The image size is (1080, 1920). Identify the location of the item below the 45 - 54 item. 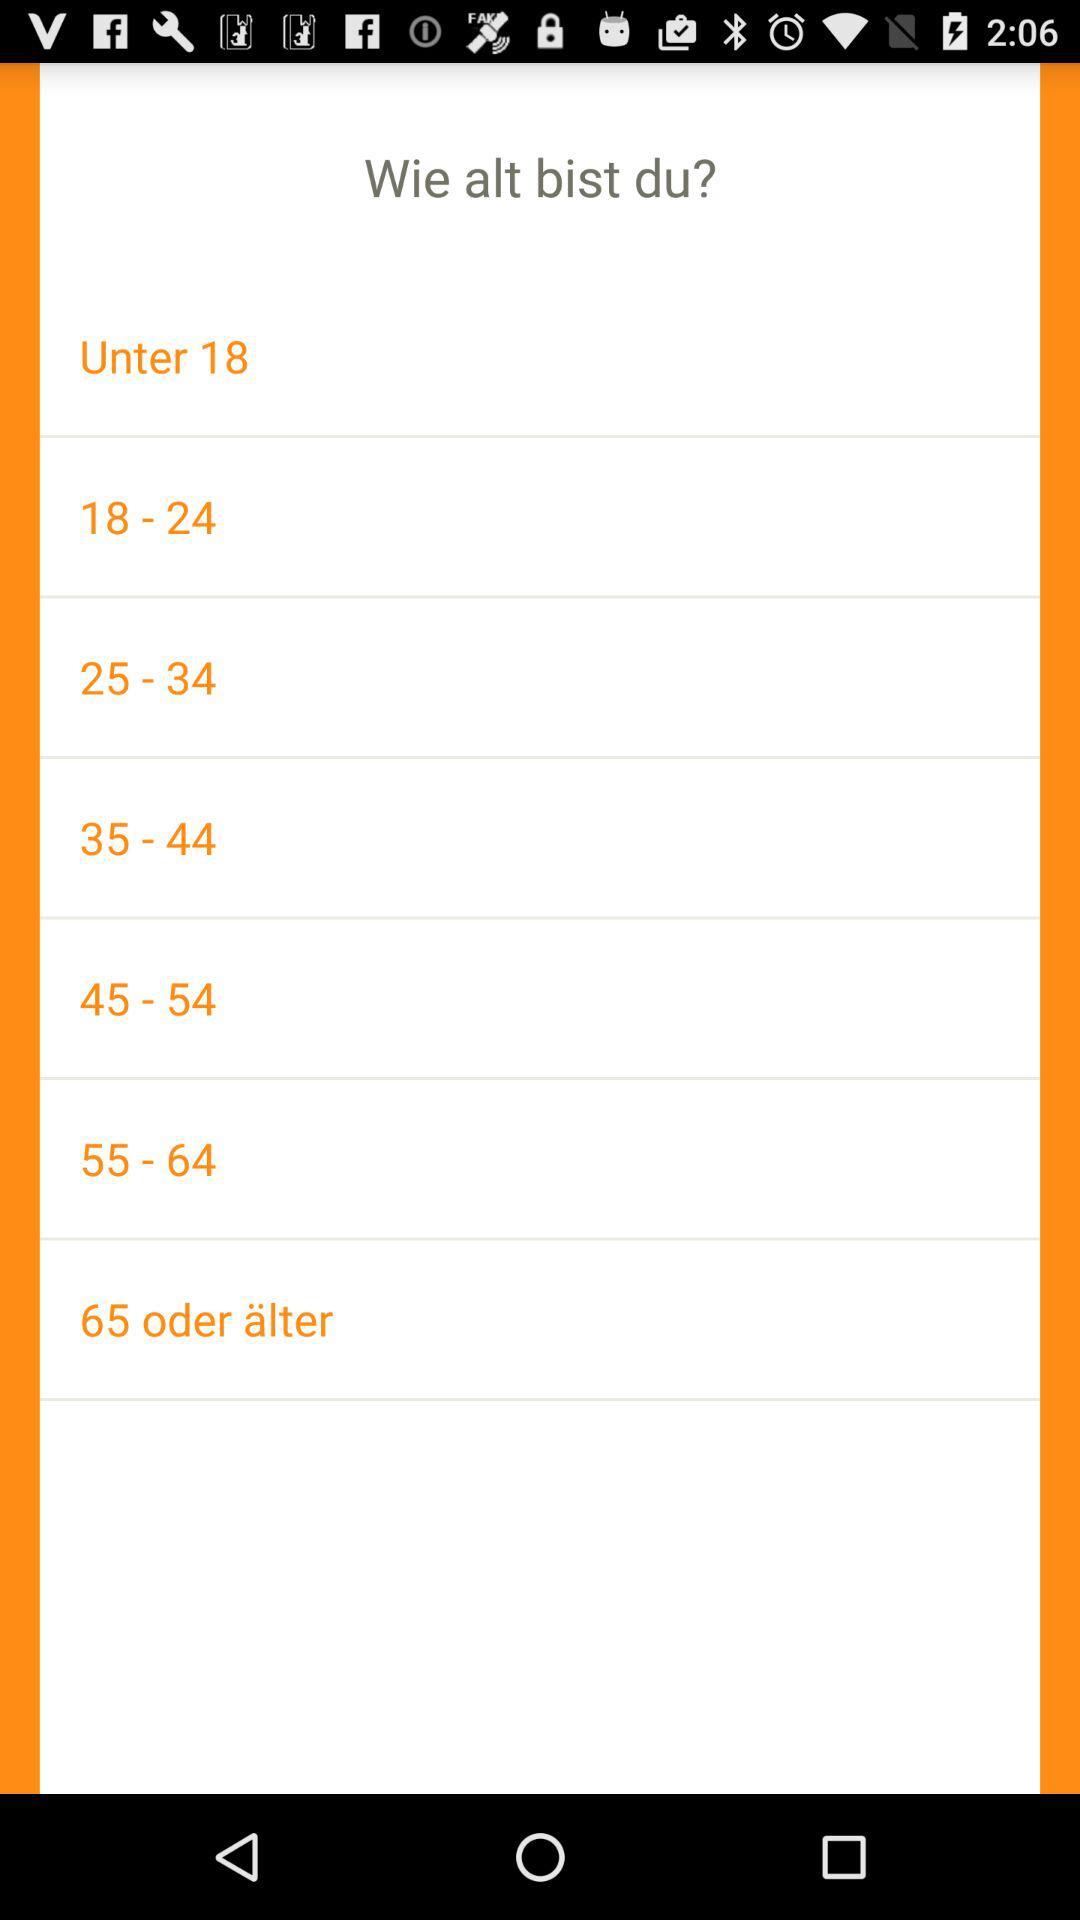
(540, 1158).